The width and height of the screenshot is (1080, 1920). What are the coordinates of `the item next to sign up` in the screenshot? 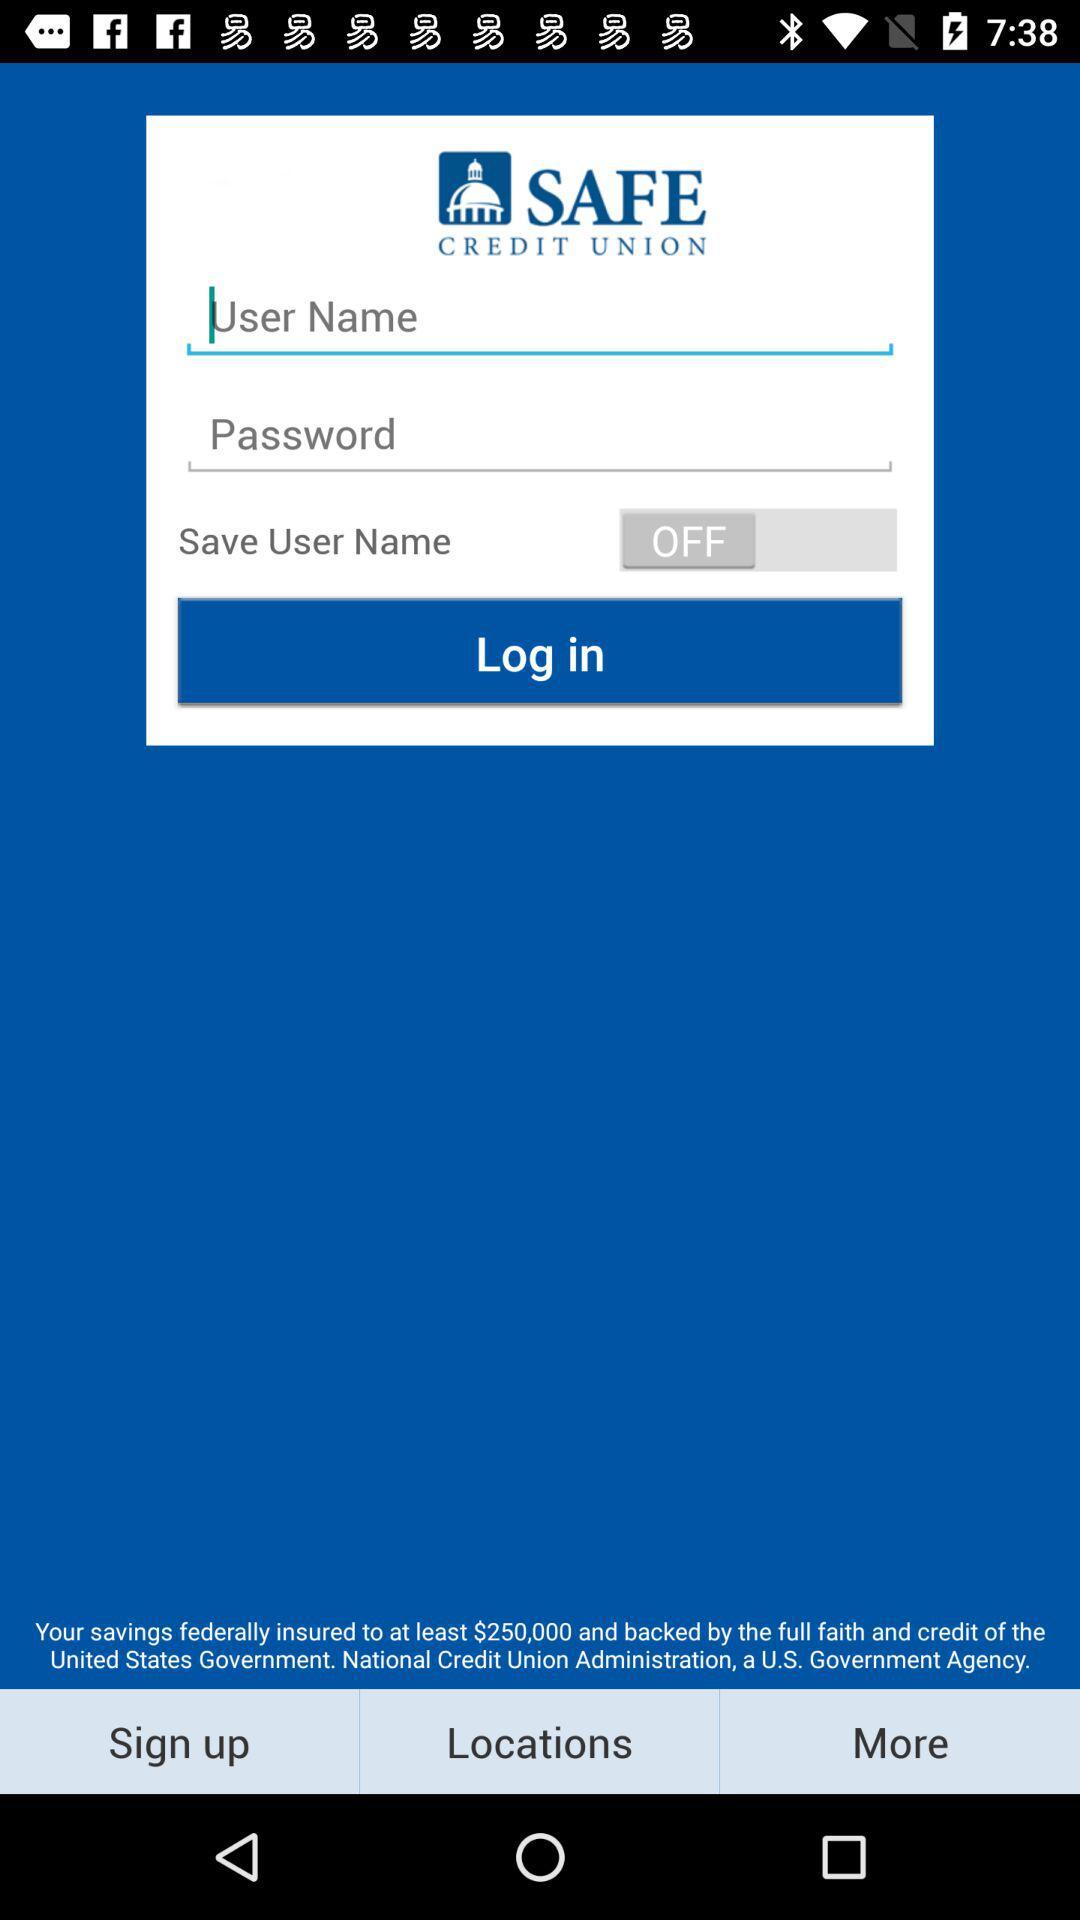 It's located at (538, 1740).